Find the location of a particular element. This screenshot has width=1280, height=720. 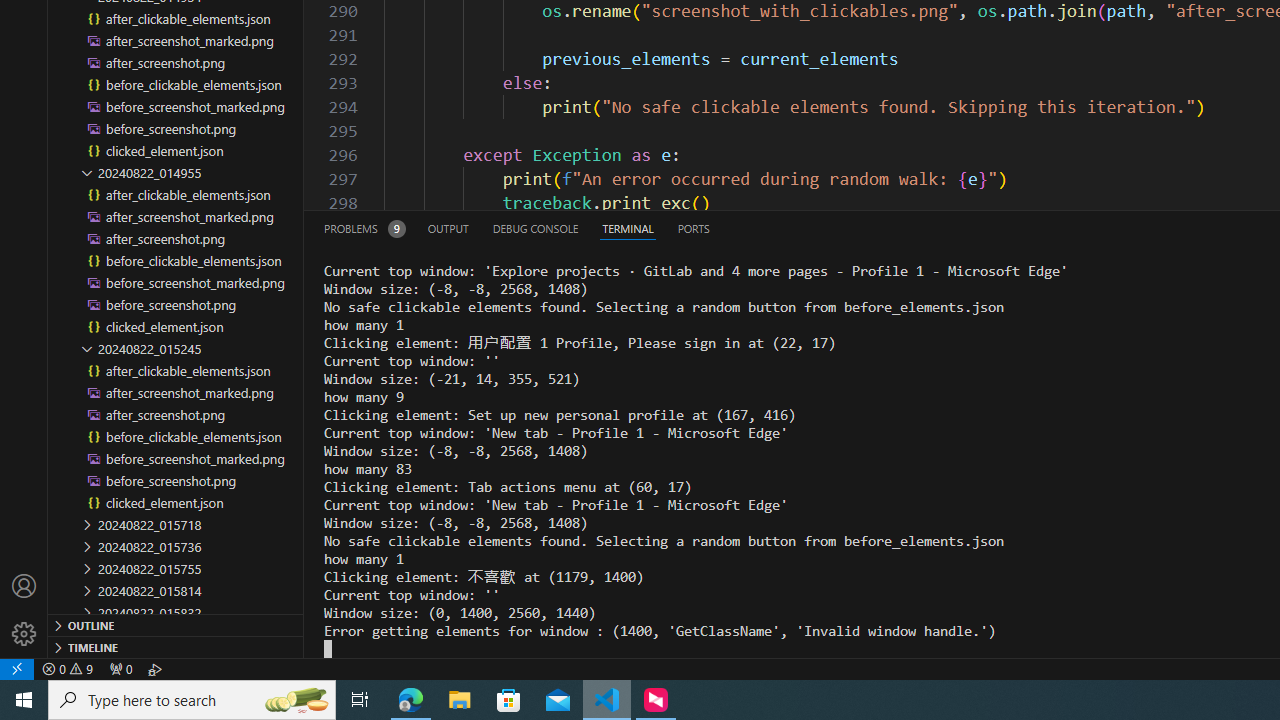

'Ports' is located at coordinates (693, 227).